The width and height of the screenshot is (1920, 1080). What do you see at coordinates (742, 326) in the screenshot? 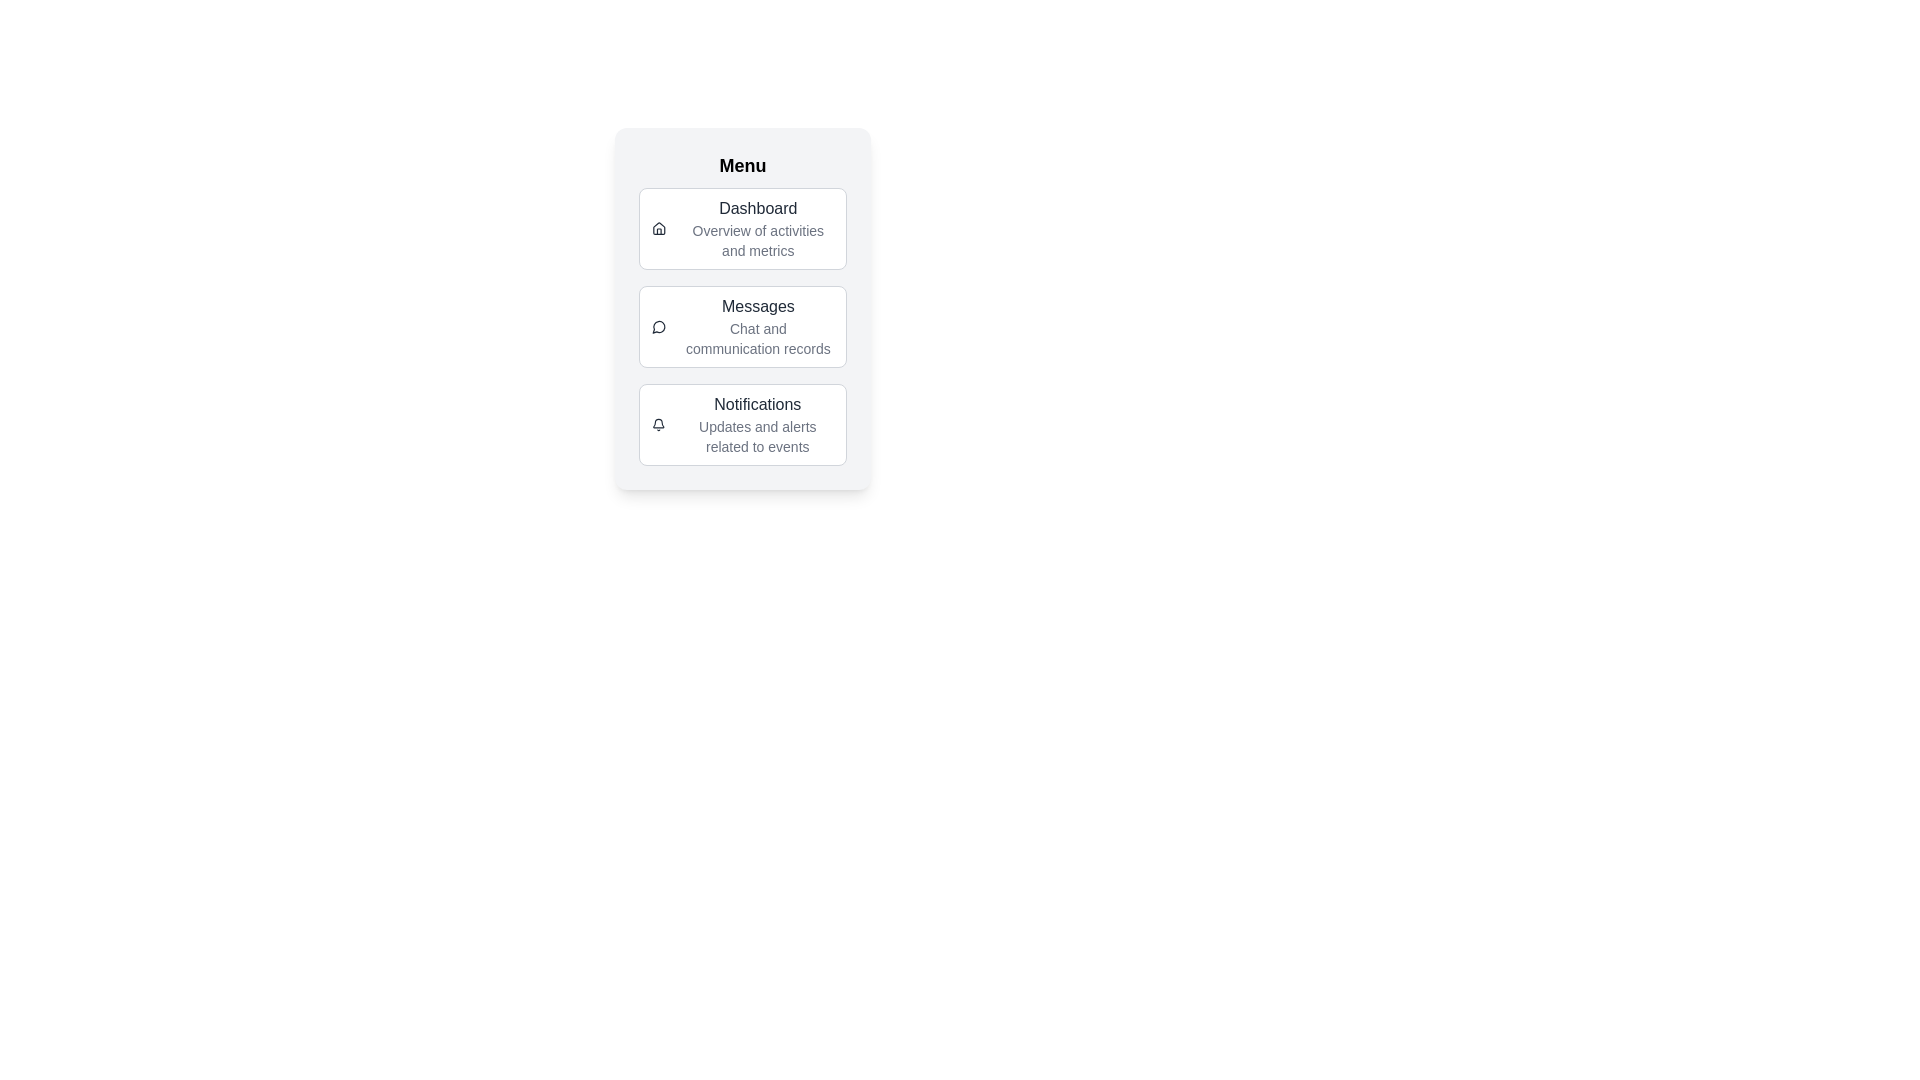
I see `the menu item Messages to activate it` at bounding box center [742, 326].